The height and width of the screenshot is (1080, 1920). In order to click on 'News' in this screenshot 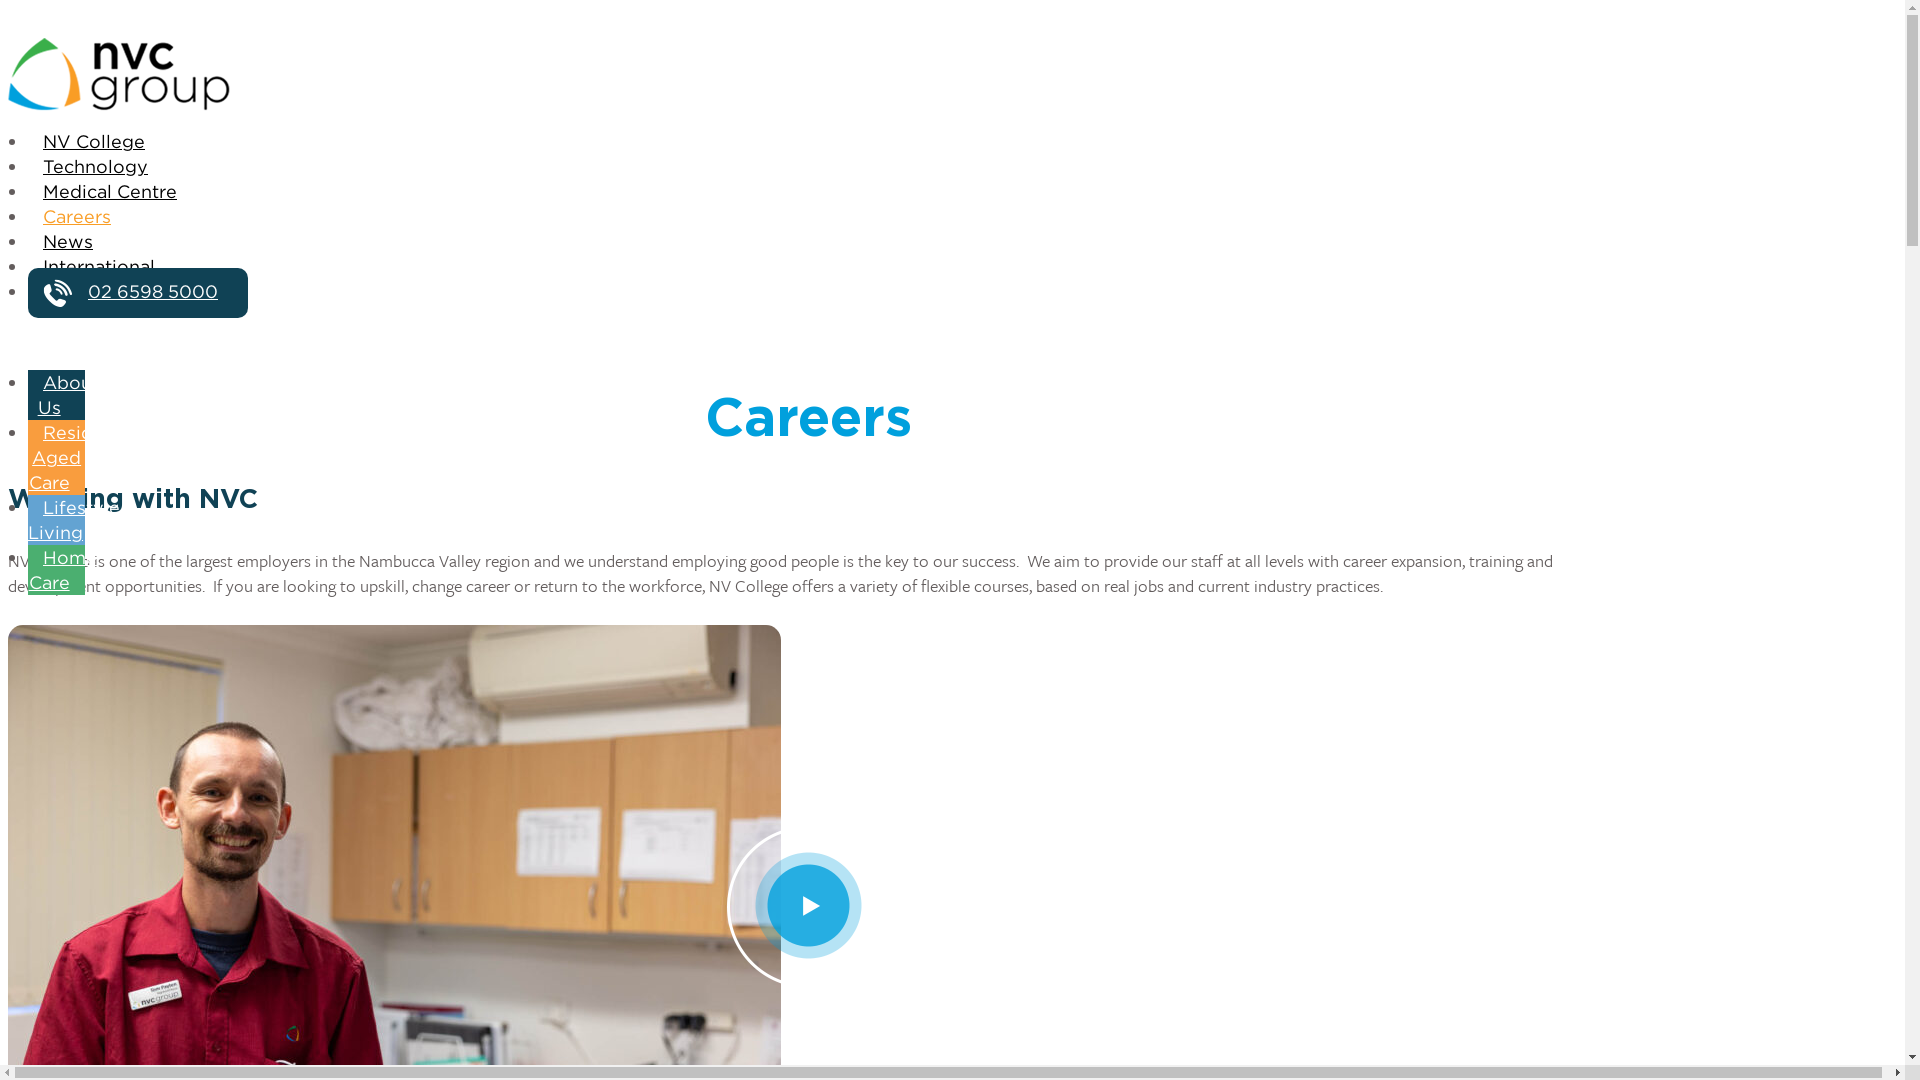, I will do `click(67, 242)`.